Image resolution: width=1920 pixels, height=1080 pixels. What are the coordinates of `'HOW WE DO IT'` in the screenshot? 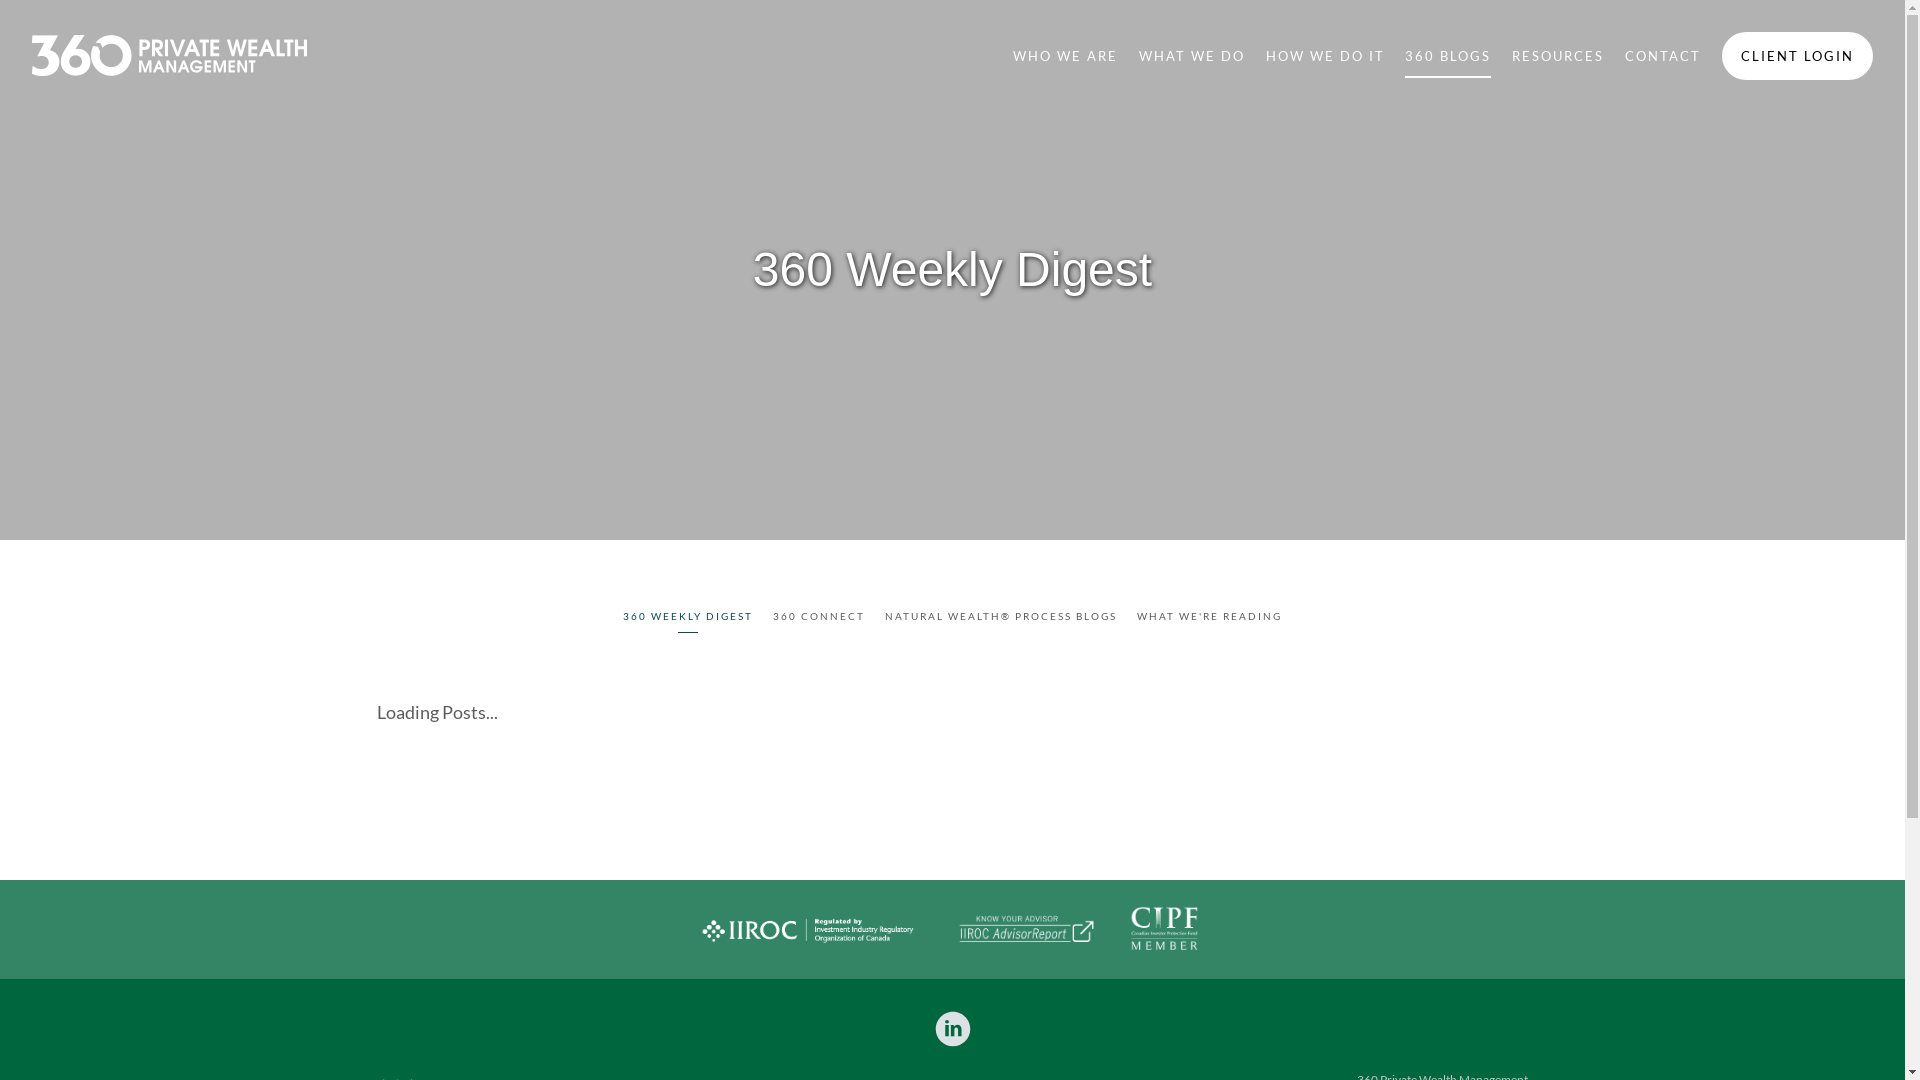 It's located at (1325, 54).